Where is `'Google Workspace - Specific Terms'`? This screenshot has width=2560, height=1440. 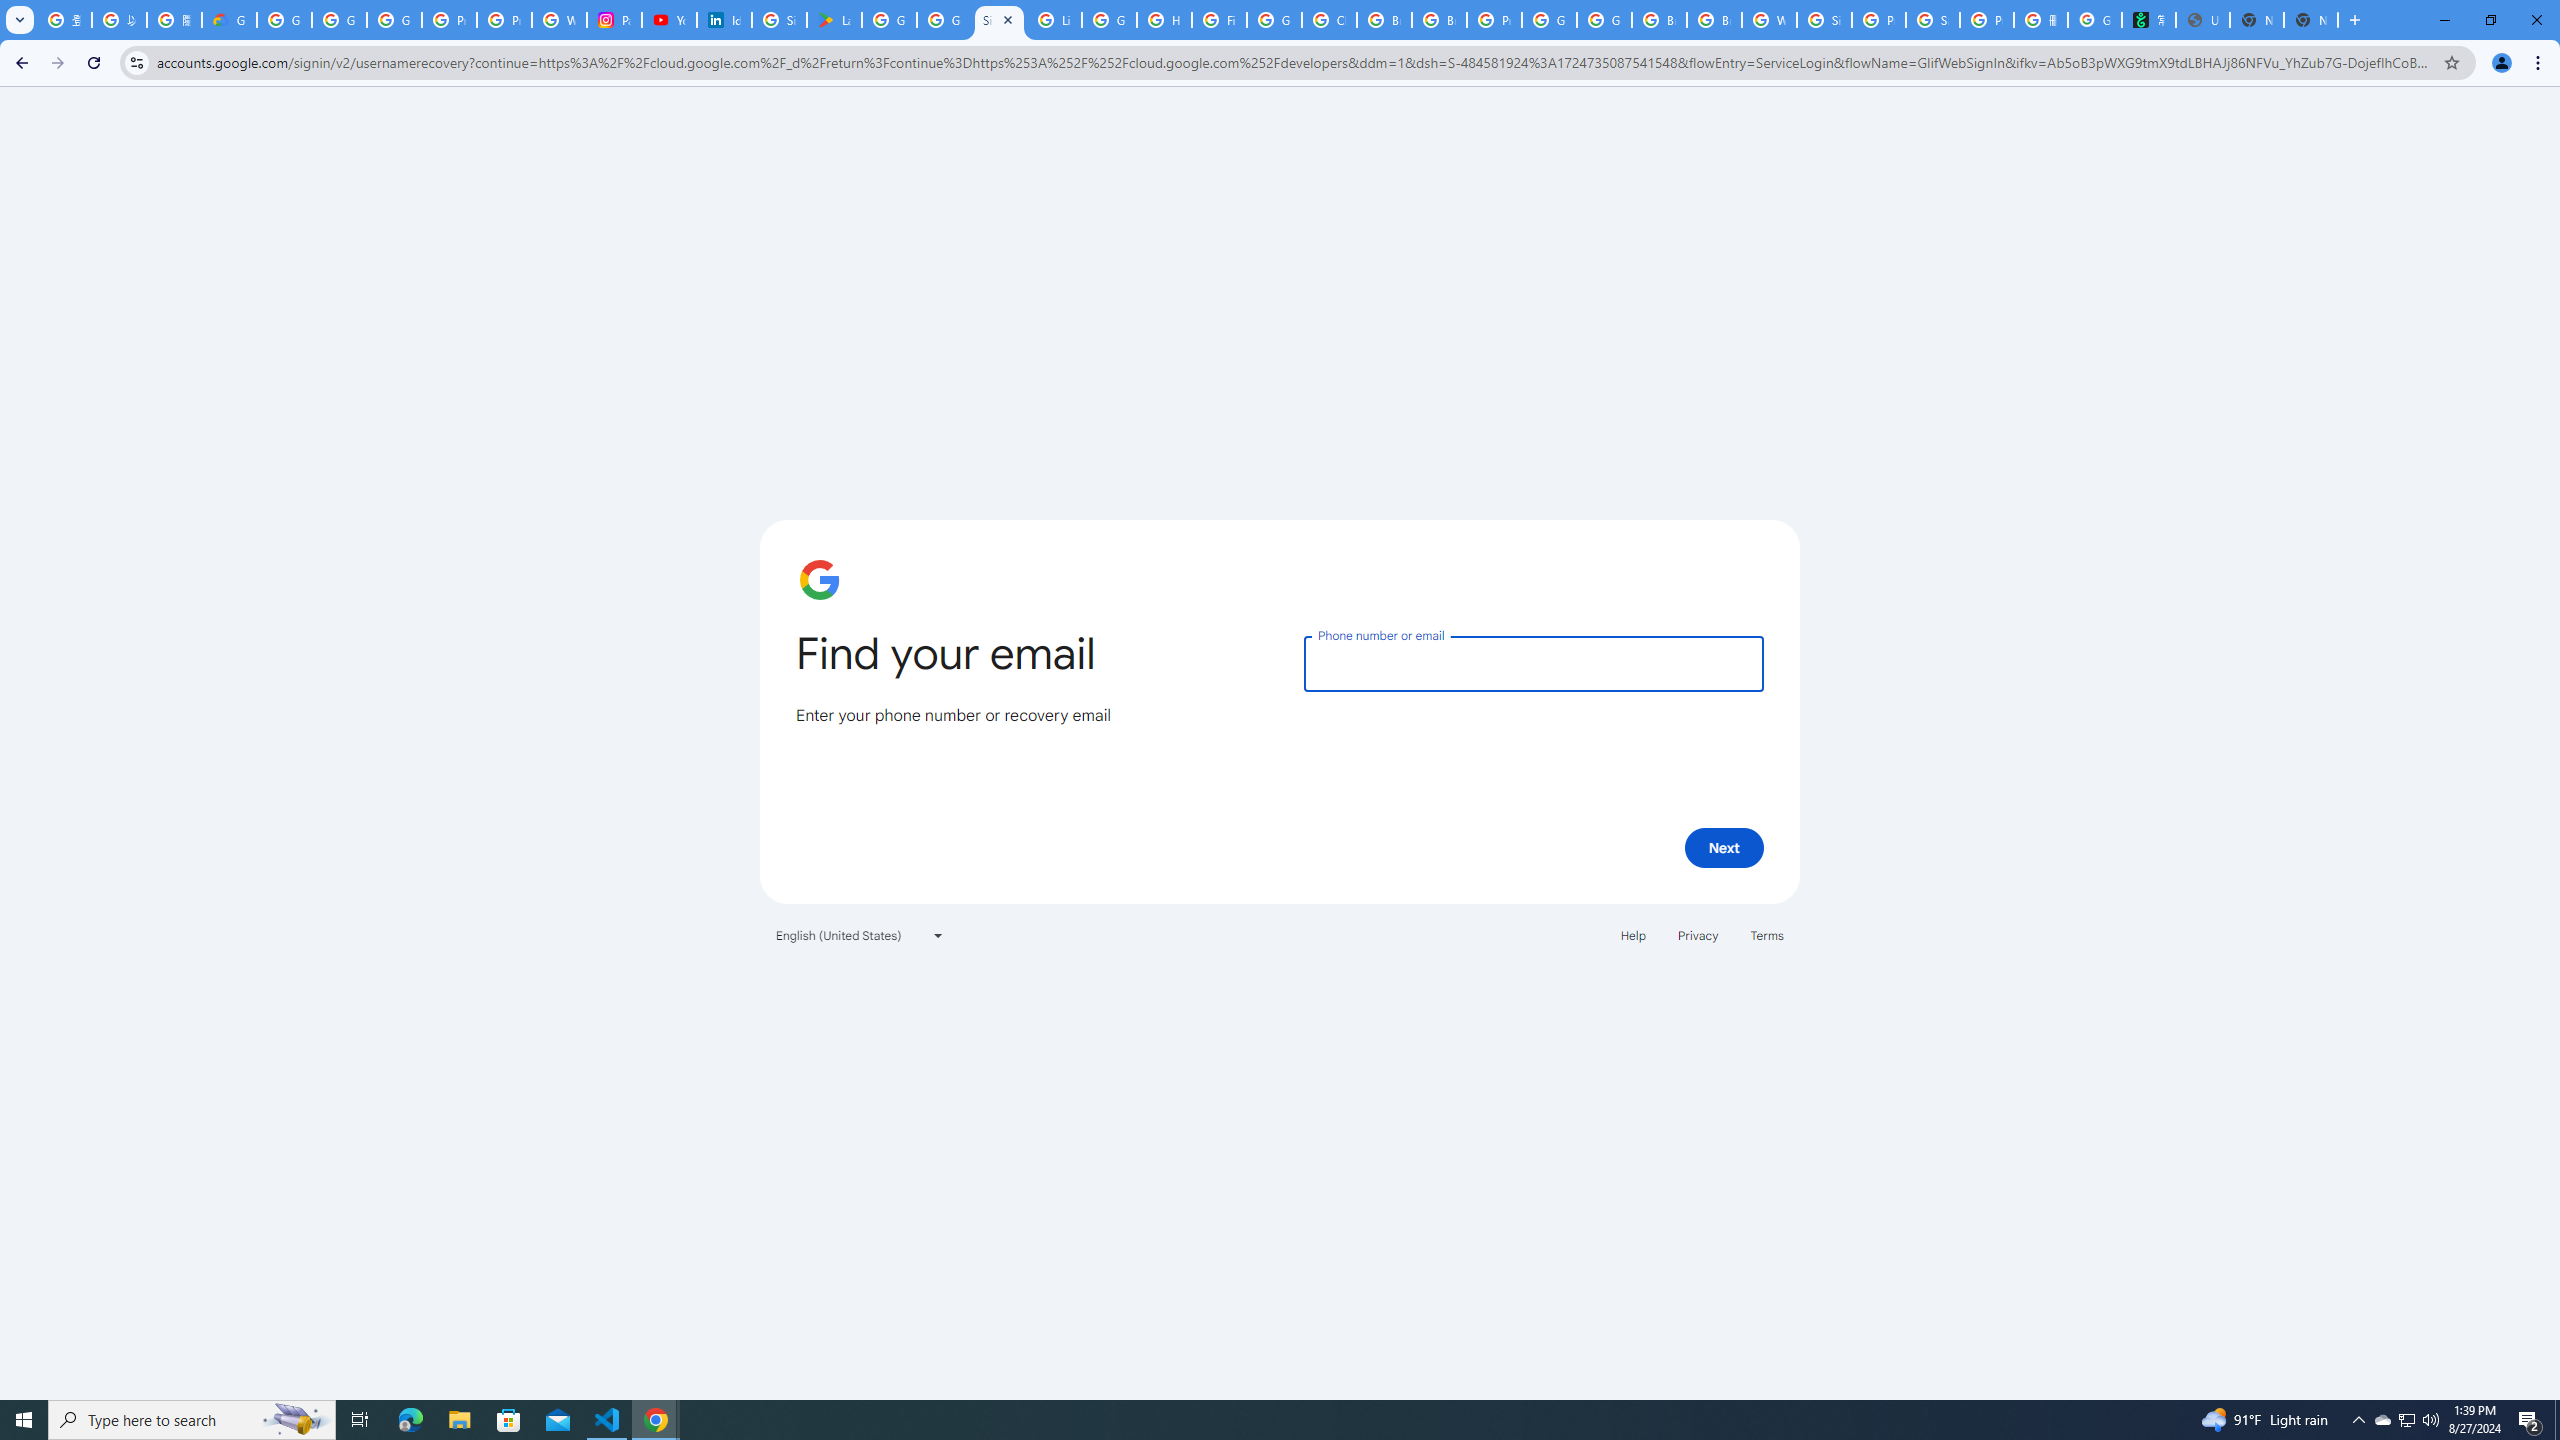 'Google Workspace - Specific Terms' is located at coordinates (943, 19).